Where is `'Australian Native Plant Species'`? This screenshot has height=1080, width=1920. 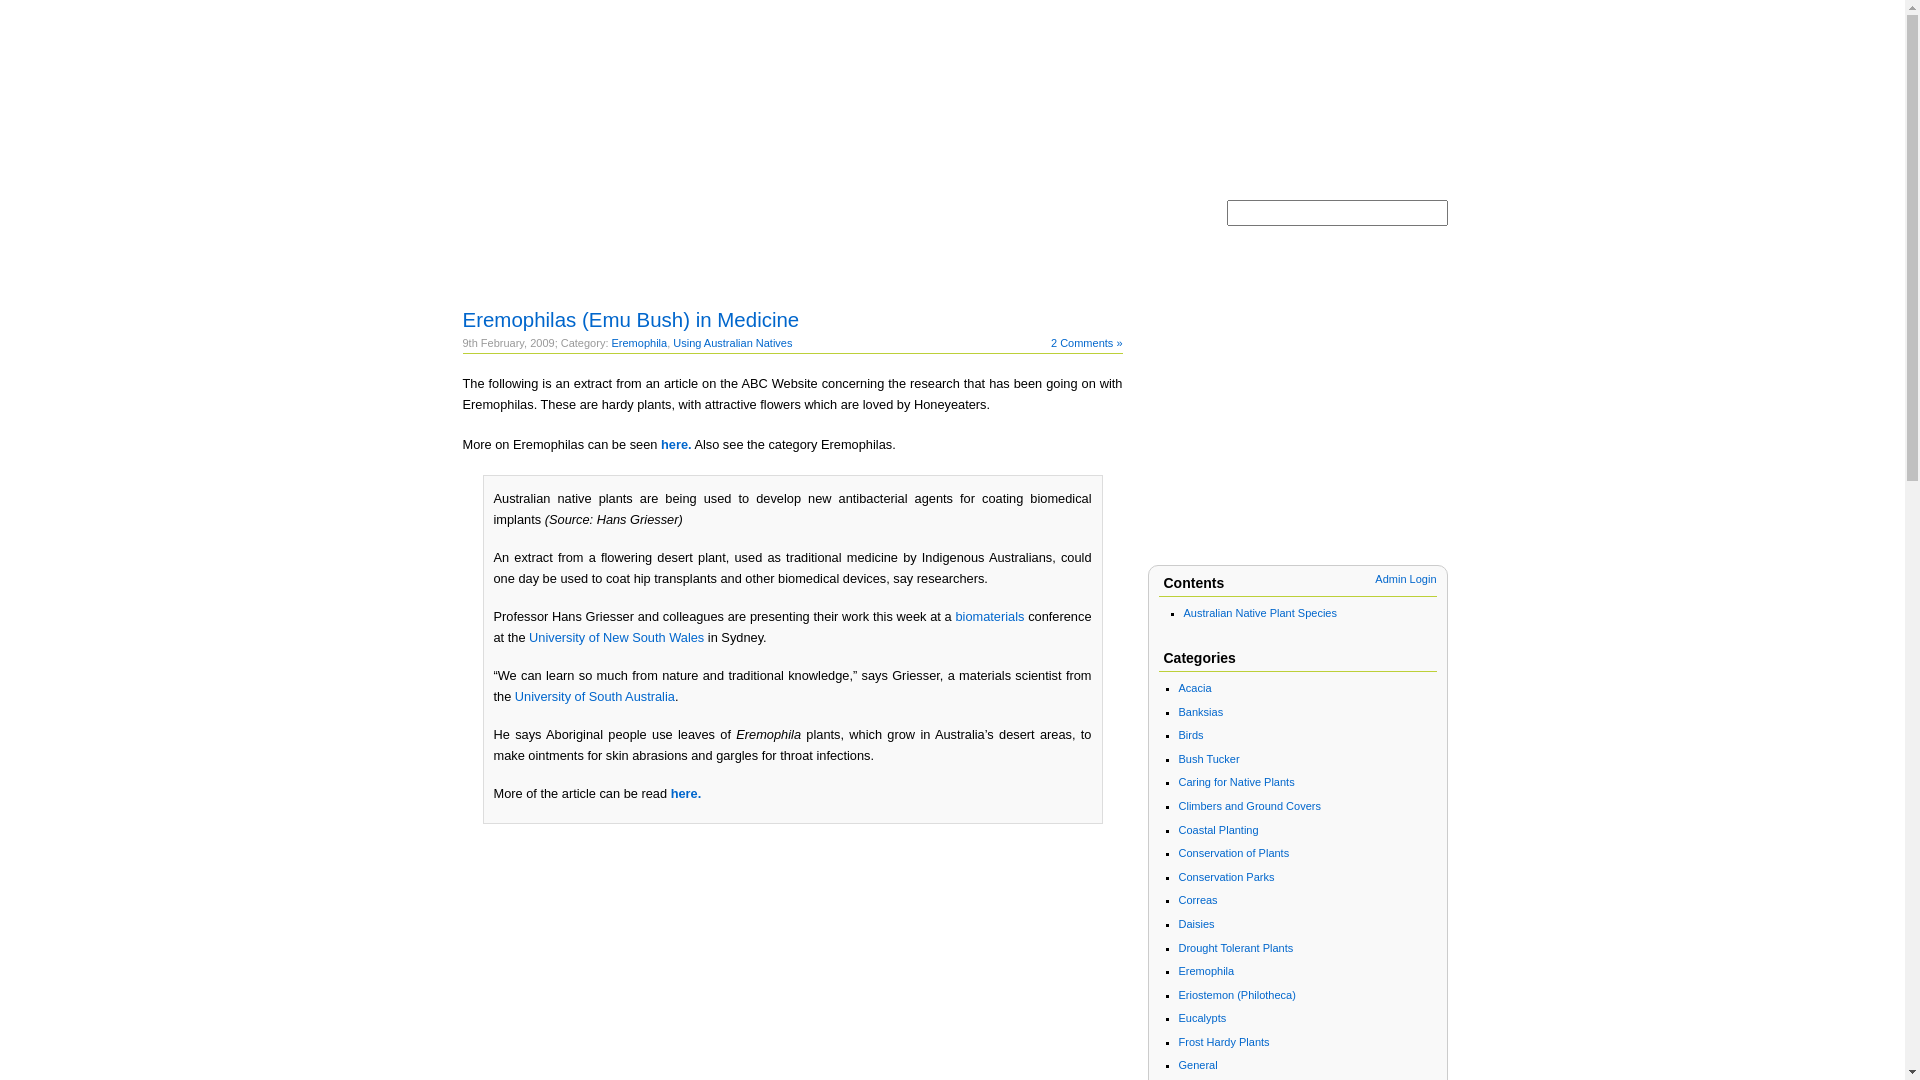
'Australian Native Plant Species' is located at coordinates (1184, 612).